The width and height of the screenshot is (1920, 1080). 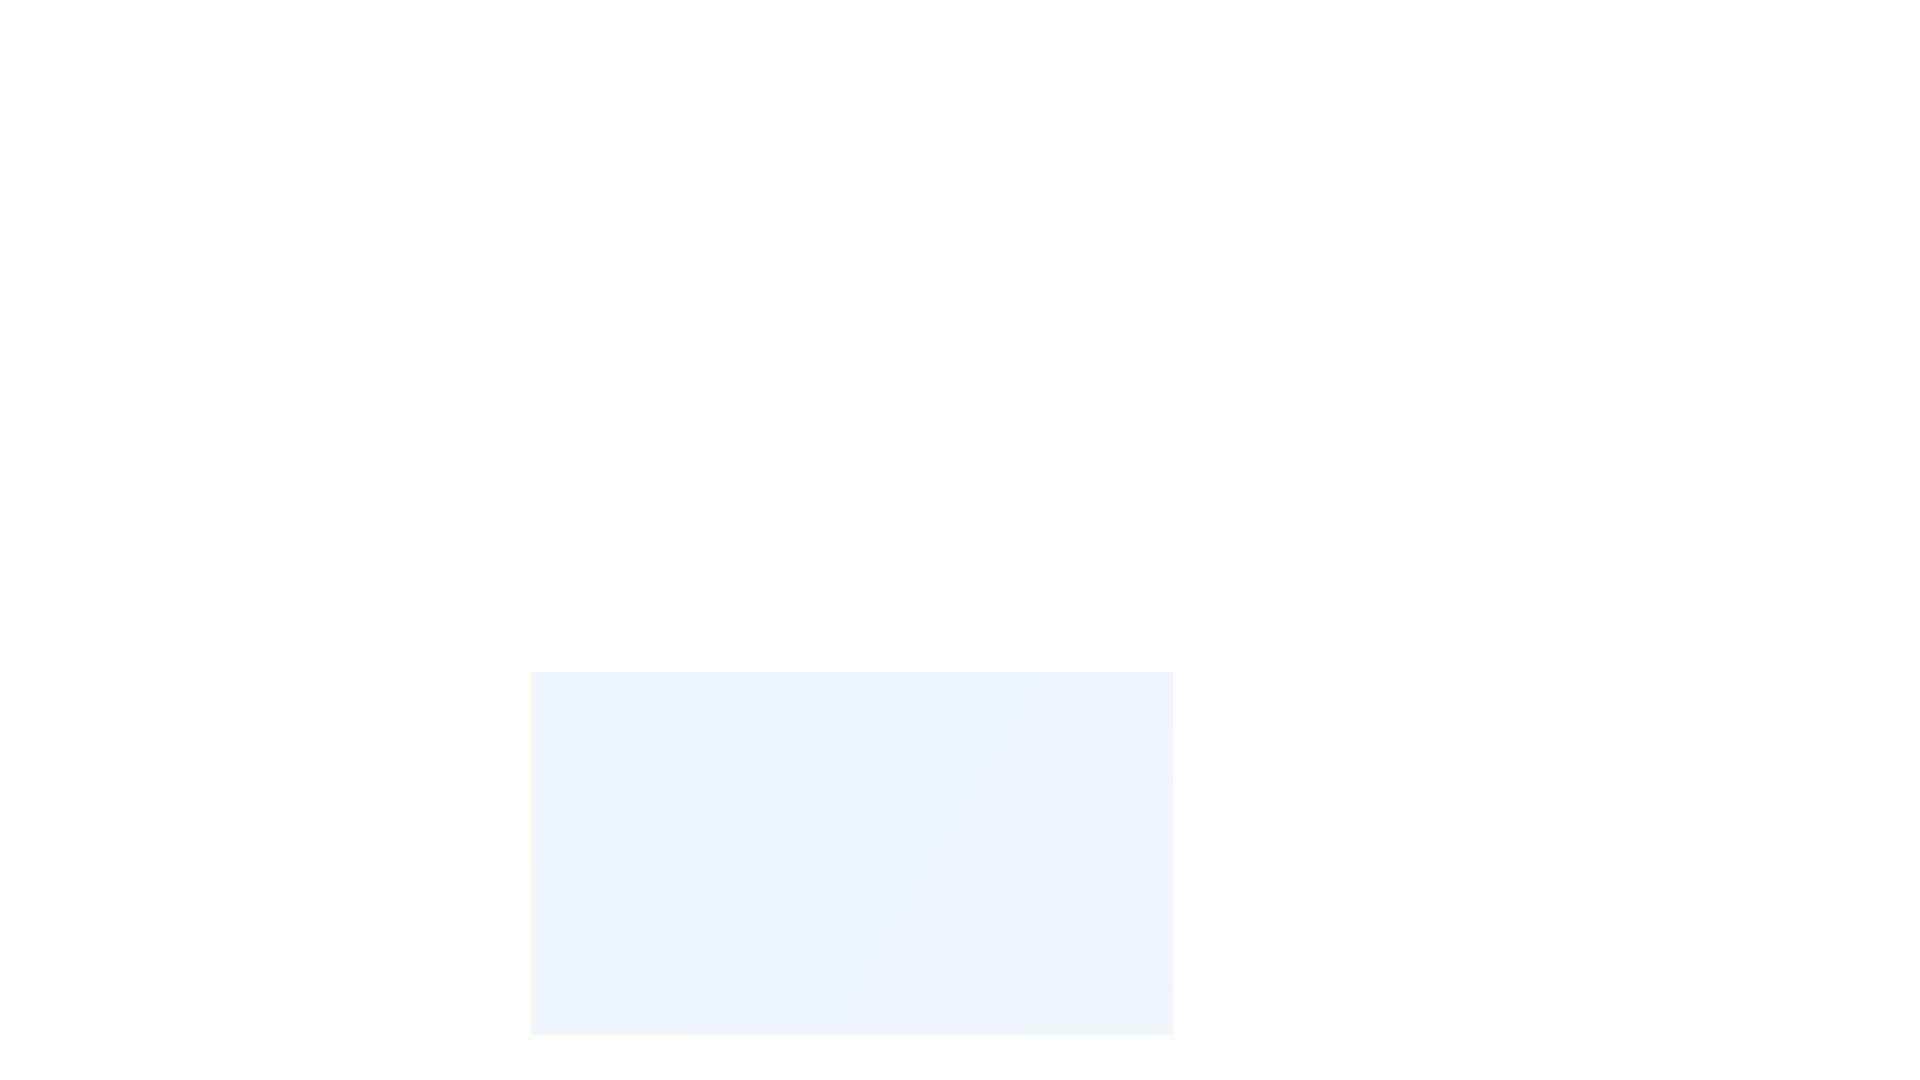 What do you see at coordinates (851, 840) in the screenshot?
I see `the Informational panel titled 'Typography Manager', which has a white background and contains a descriptive paragraph` at bounding box center [851, 840].